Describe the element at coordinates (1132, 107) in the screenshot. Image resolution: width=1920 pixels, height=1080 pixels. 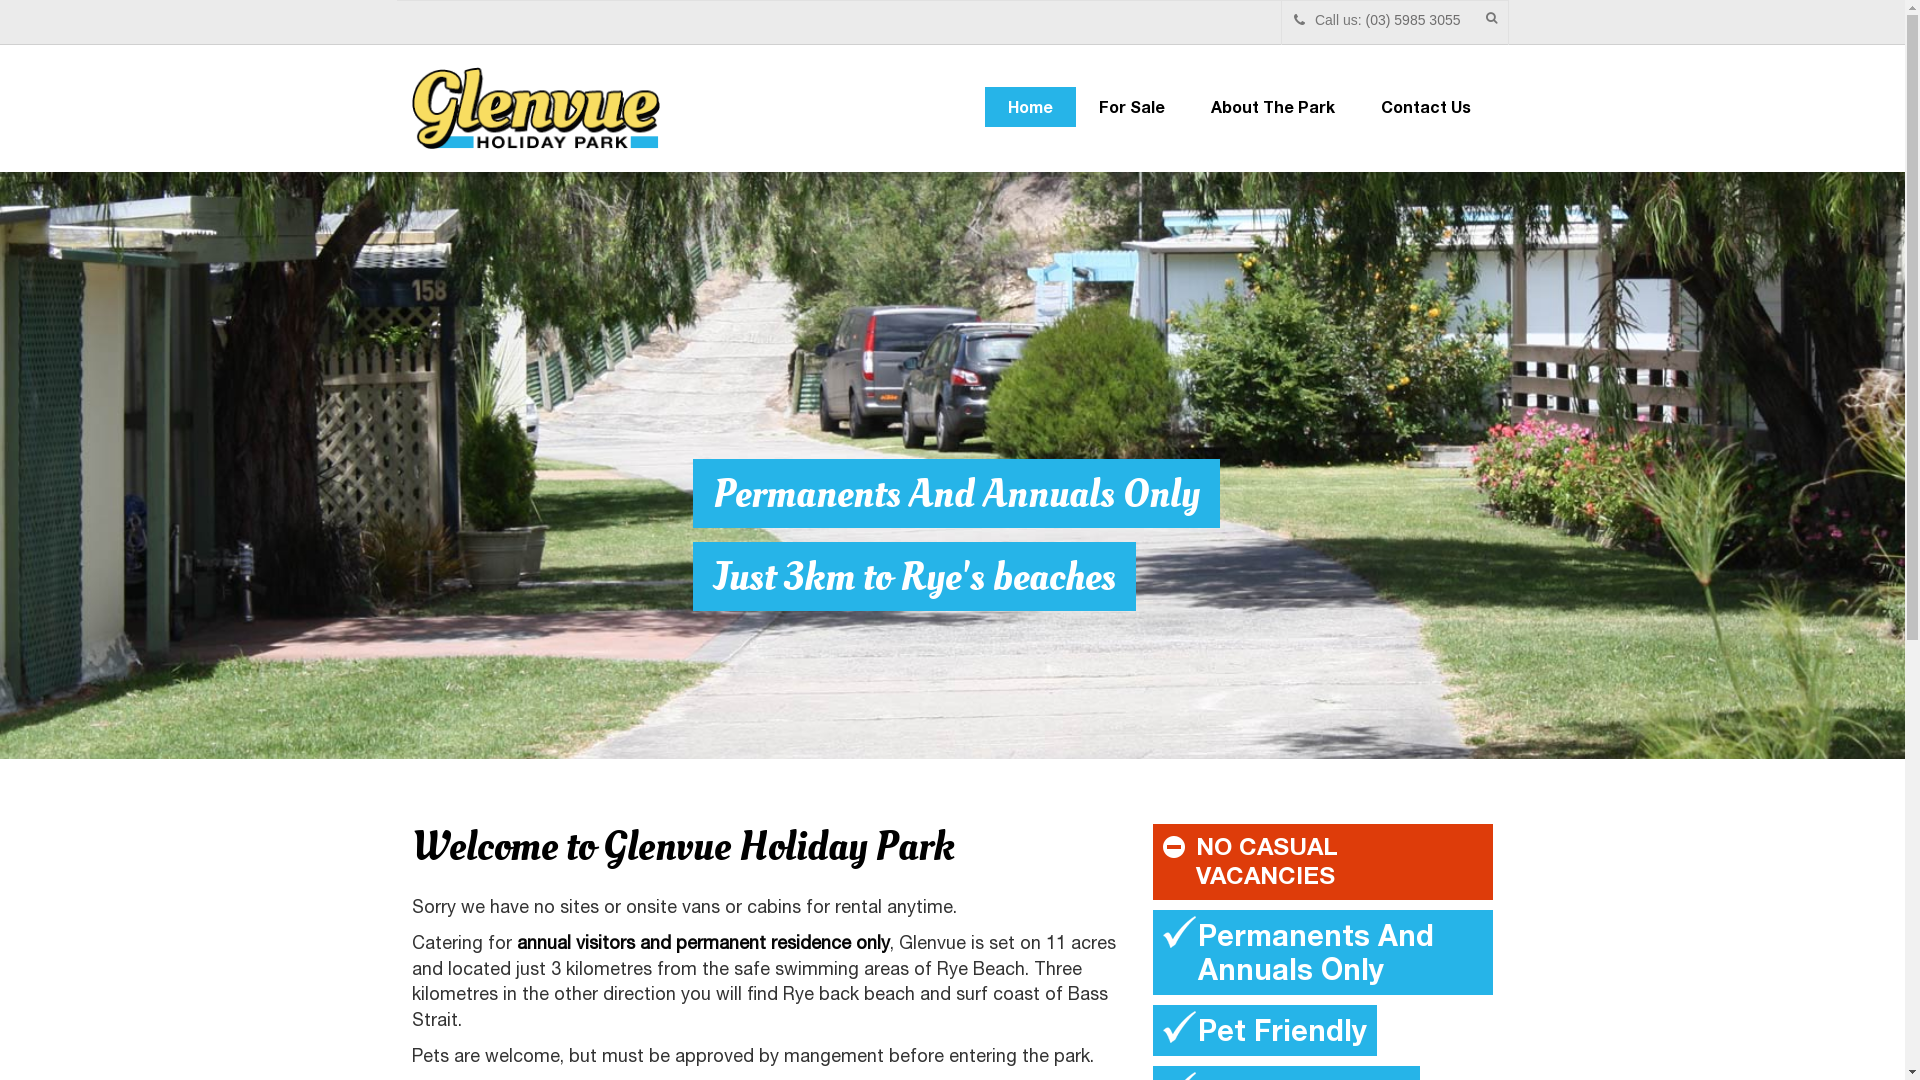
I see `'For Sale'` at that location.